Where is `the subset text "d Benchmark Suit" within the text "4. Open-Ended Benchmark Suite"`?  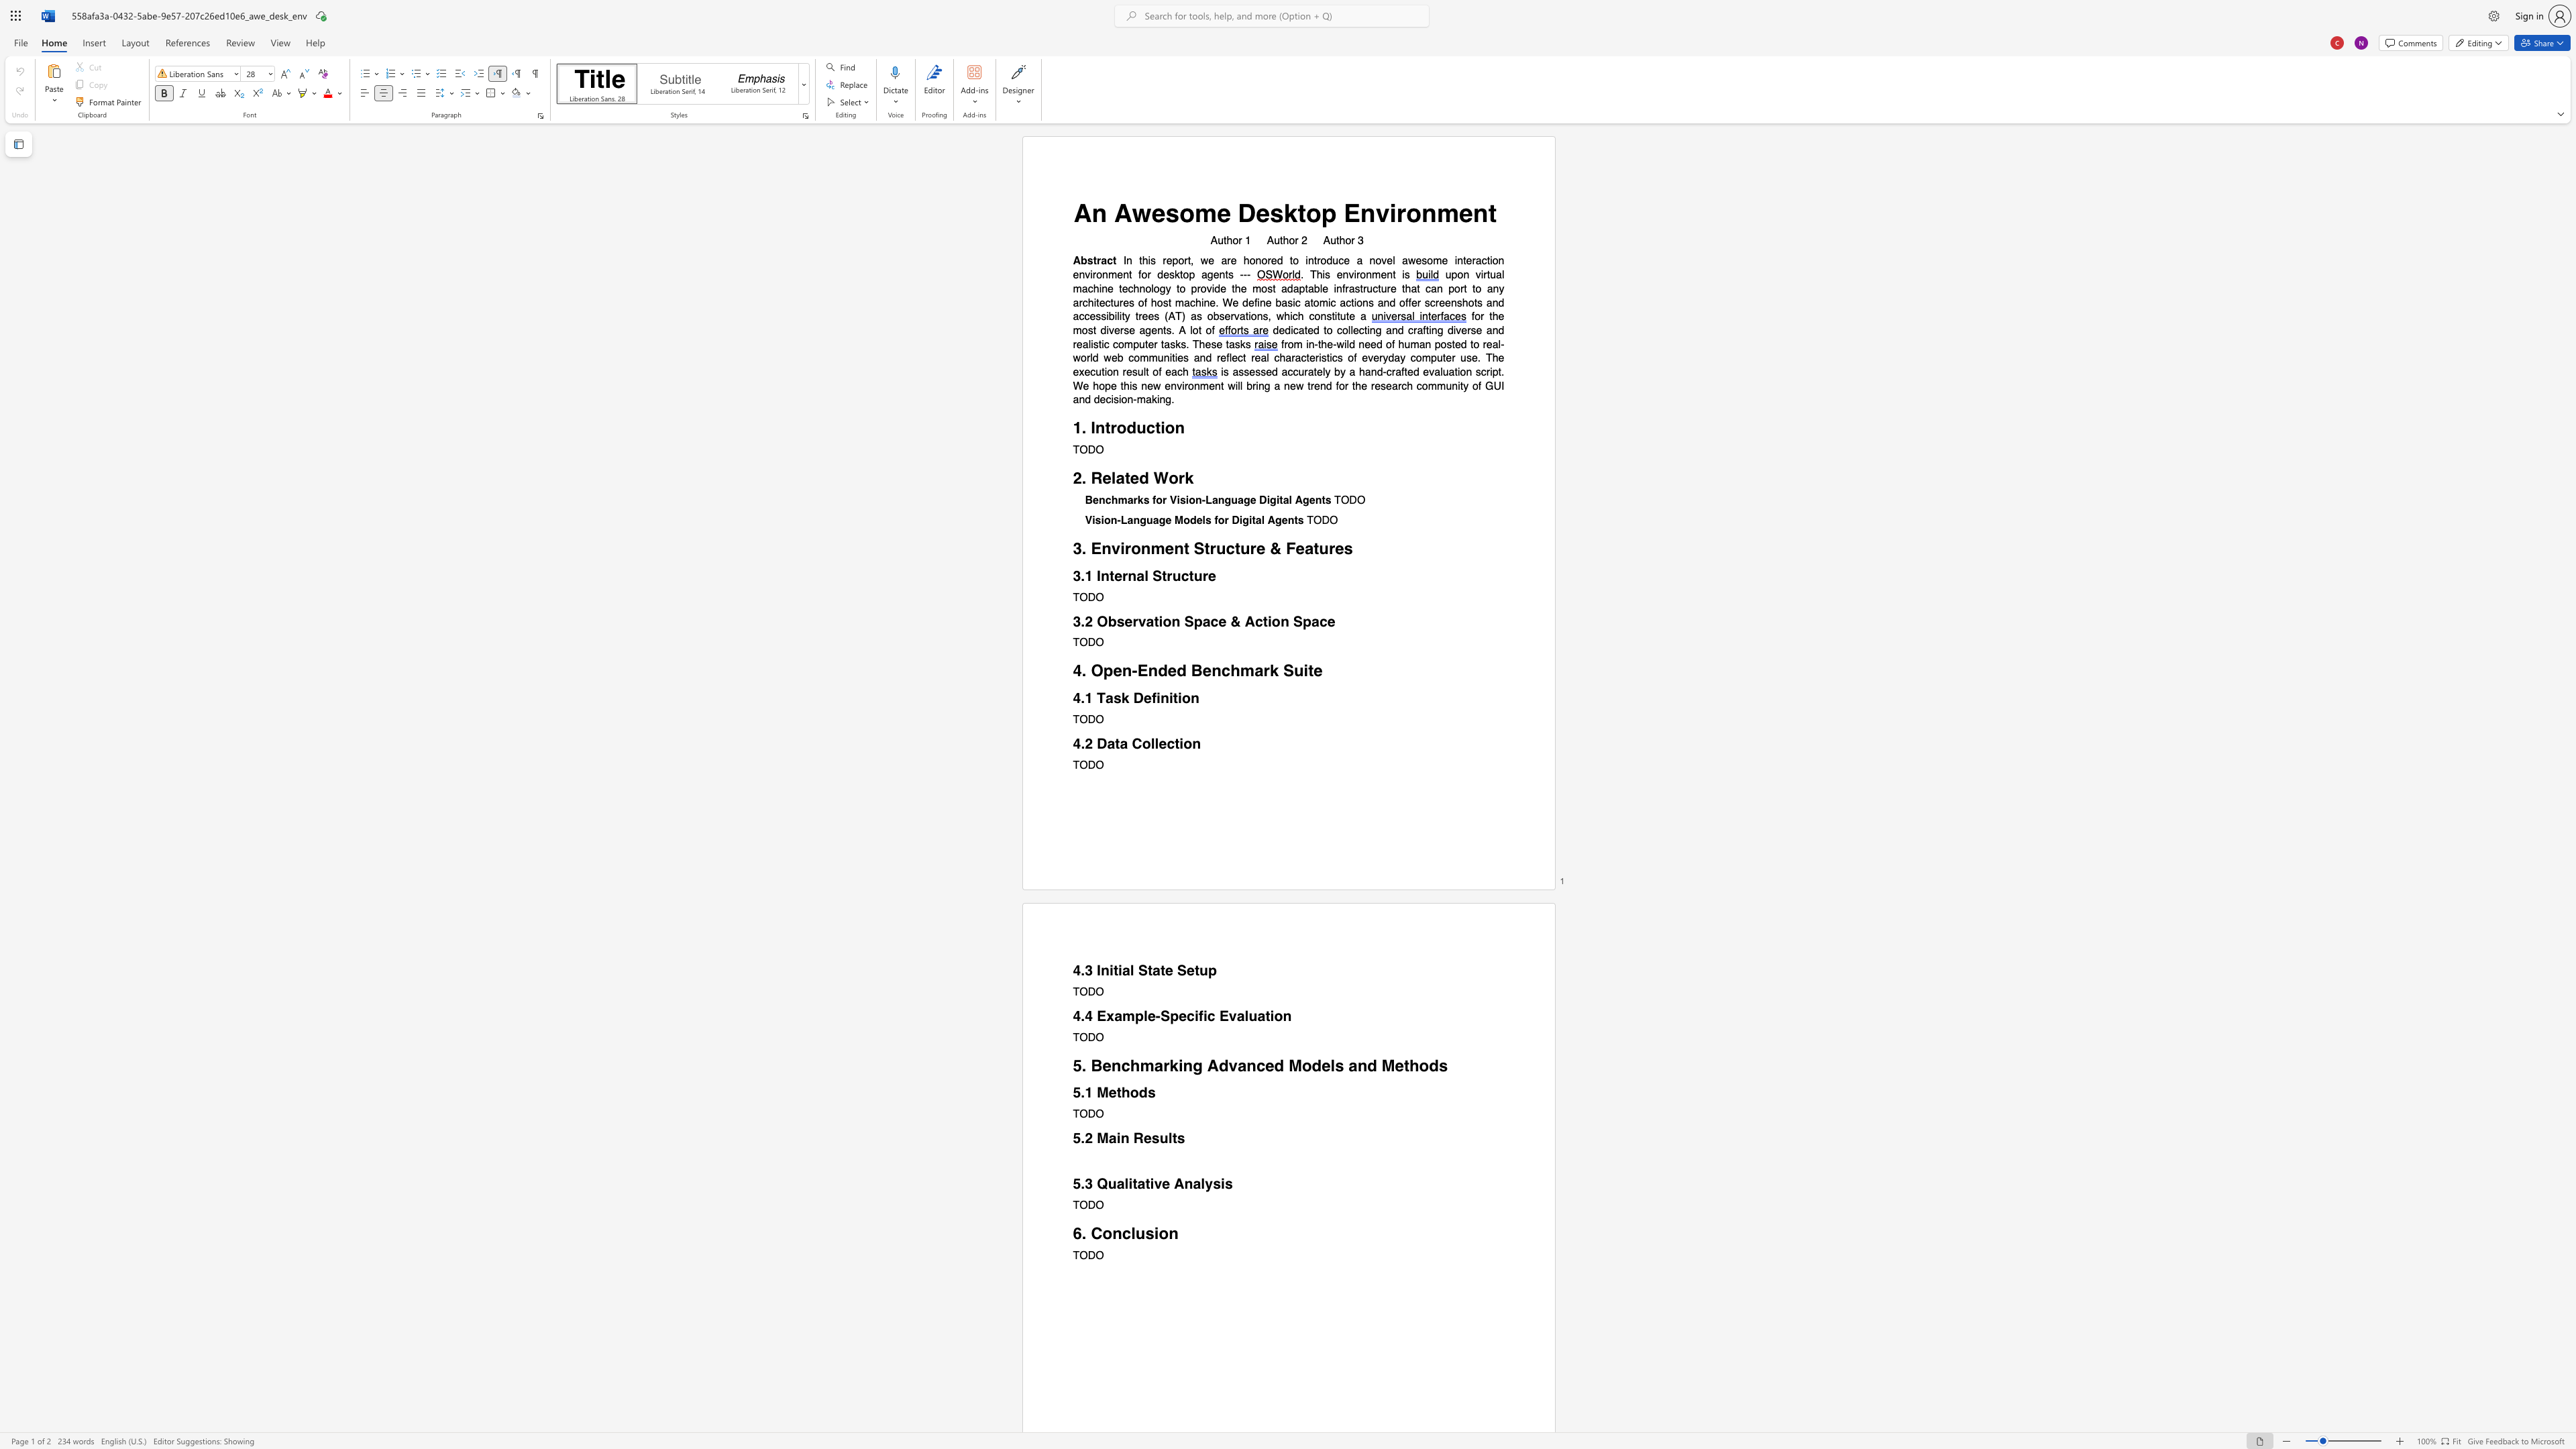 the subset text "d Benchmark Suit" within the text "4. Open-Ended Benchmark Suite" is located at coordinates (1176, 670).